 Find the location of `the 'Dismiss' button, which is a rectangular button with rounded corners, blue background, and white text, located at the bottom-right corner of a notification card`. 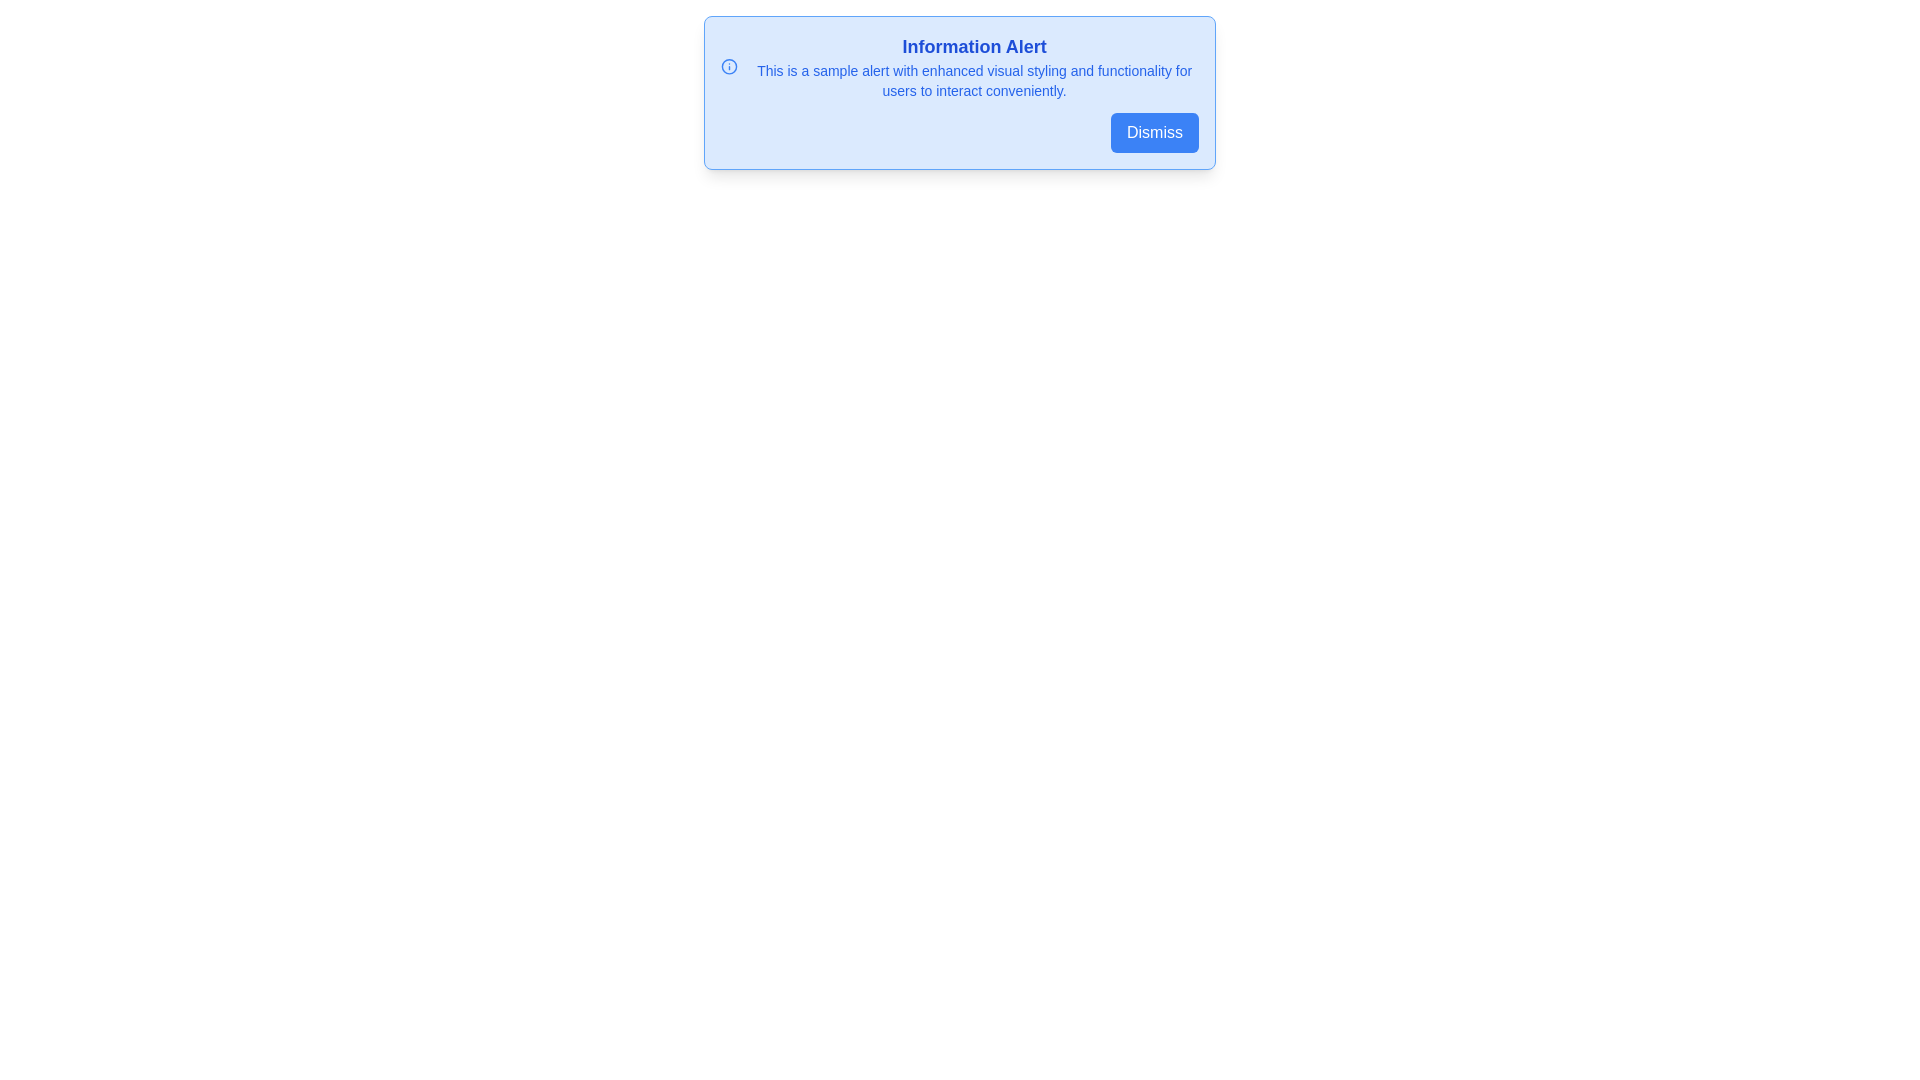

the 'Dismiss' button, which is a rectangular button with rounded corners, blue background, and white text, located at the bottom-right corner of a notification card is located at coordinates (1155, 132).